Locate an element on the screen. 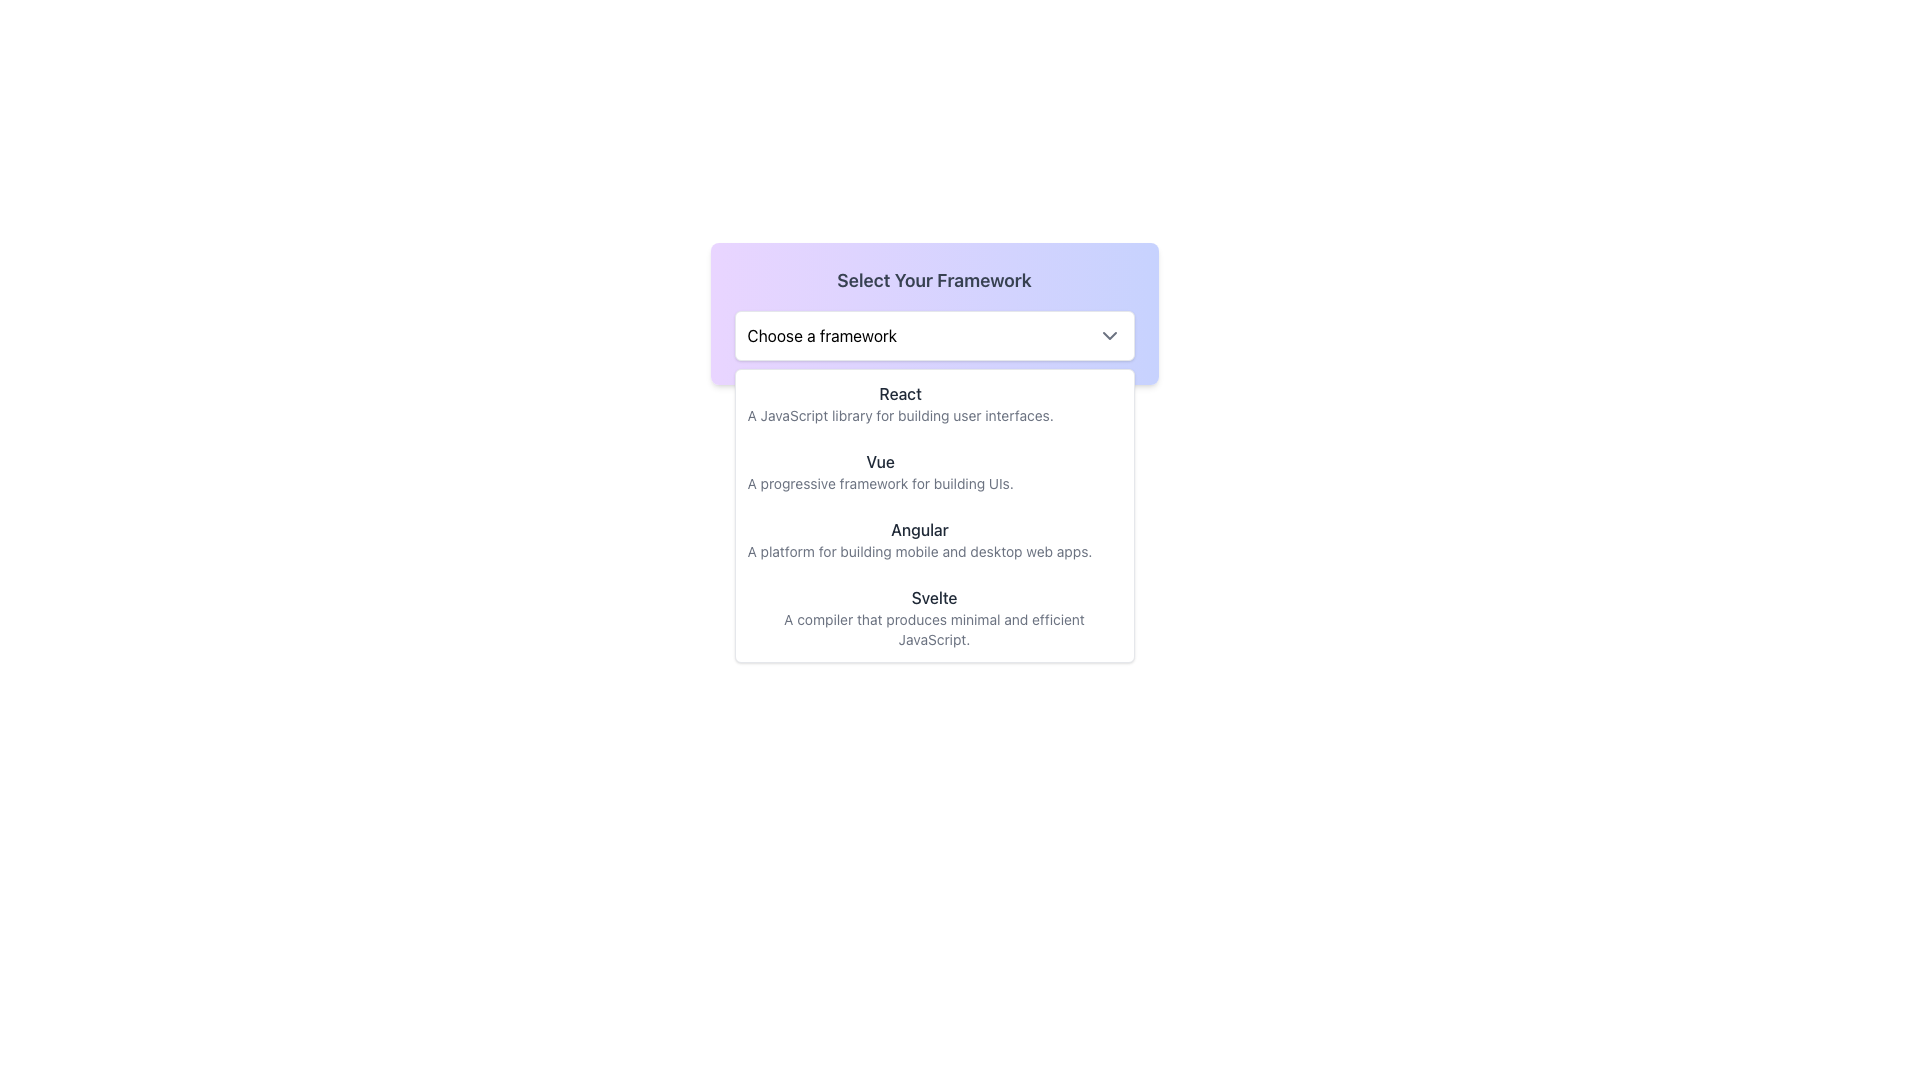 The height and width of the screenshot is (1080, 1920). the dropdown menu in the titled section is located at coordinates (933, 313).